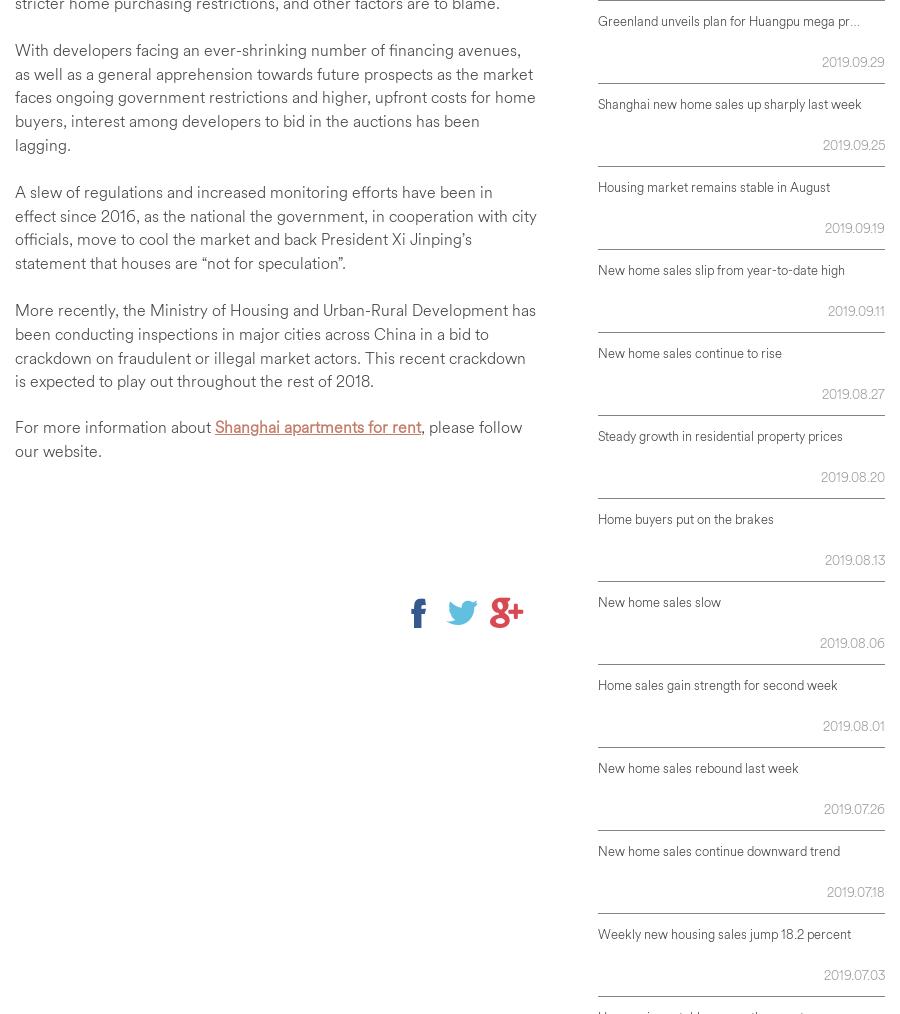  What do you see at coordinates (855, 558) in the screenshot?
I see `'2019.08.13'` at bounding box center [855, 558].